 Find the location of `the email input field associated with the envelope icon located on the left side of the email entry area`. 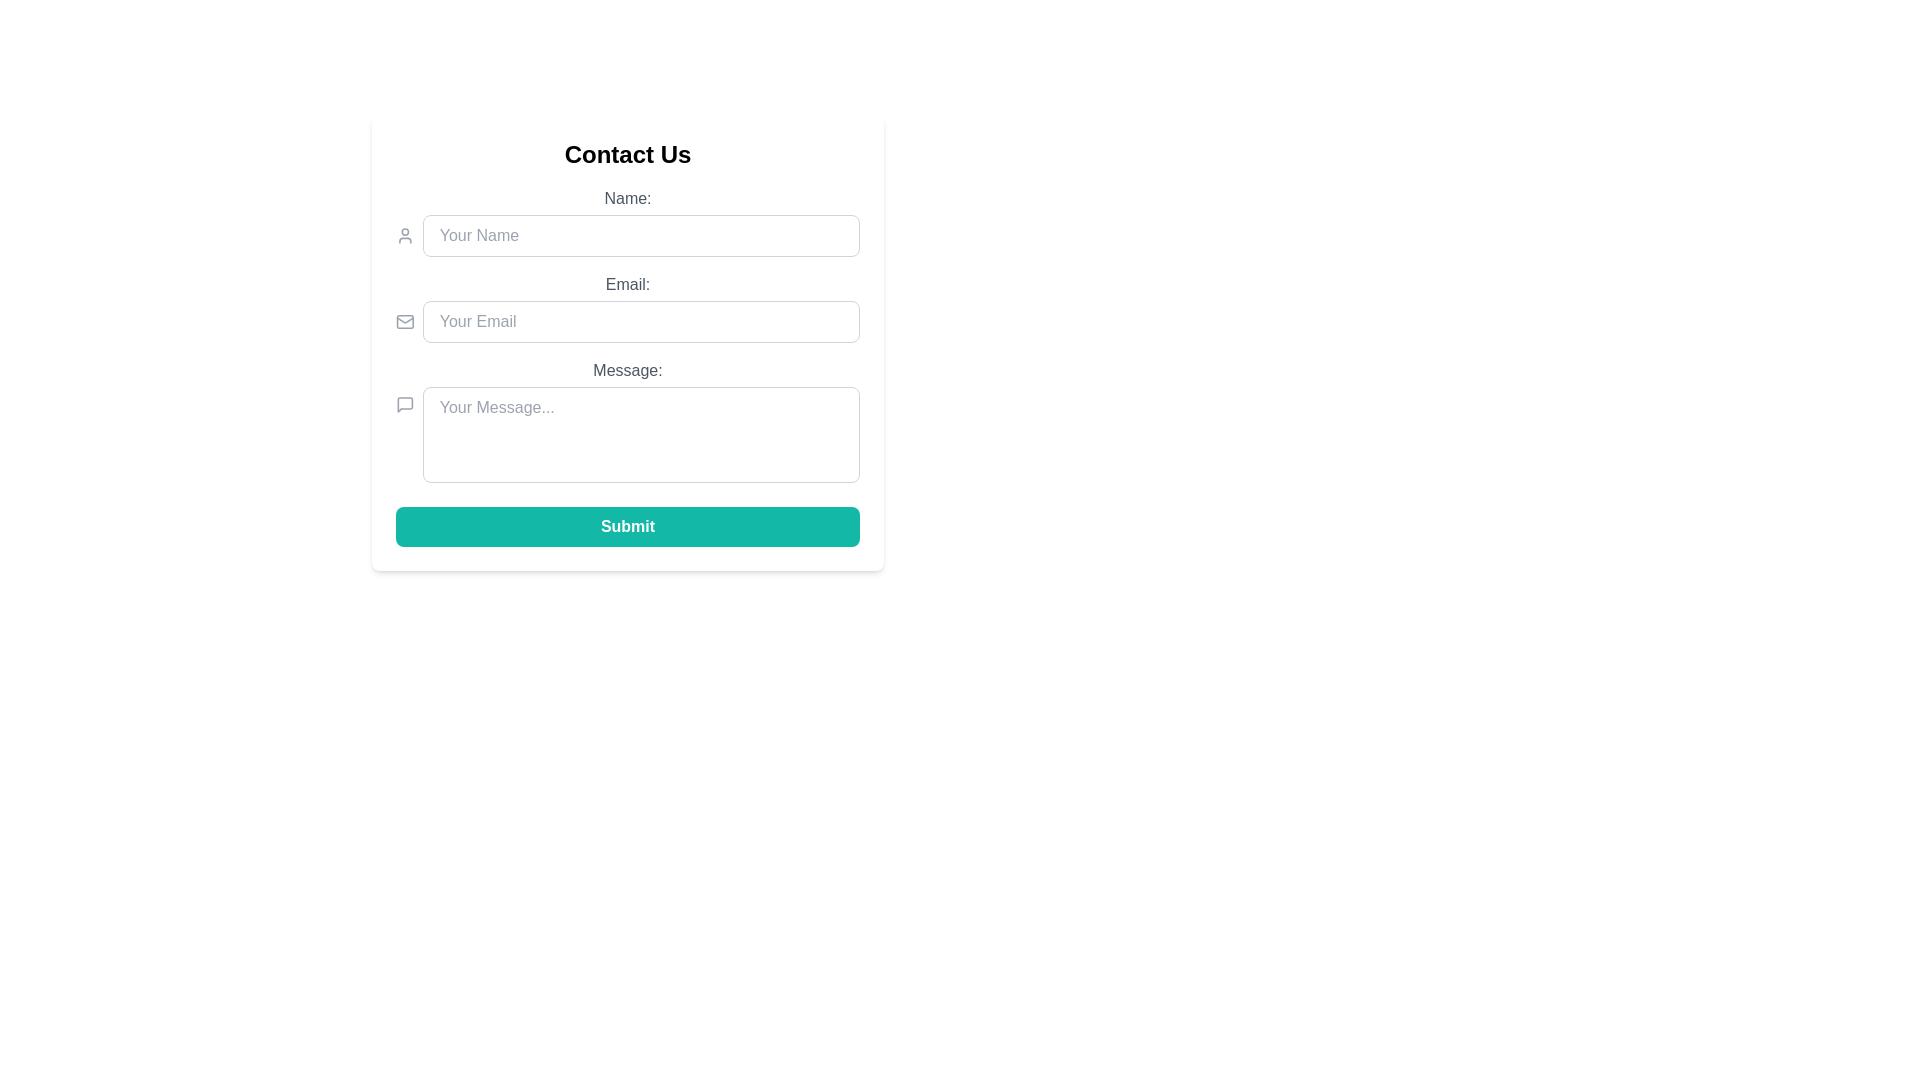

the email input field associated with the envelope icon located on the left side of the email entry area is located at coordinates (404, 320).